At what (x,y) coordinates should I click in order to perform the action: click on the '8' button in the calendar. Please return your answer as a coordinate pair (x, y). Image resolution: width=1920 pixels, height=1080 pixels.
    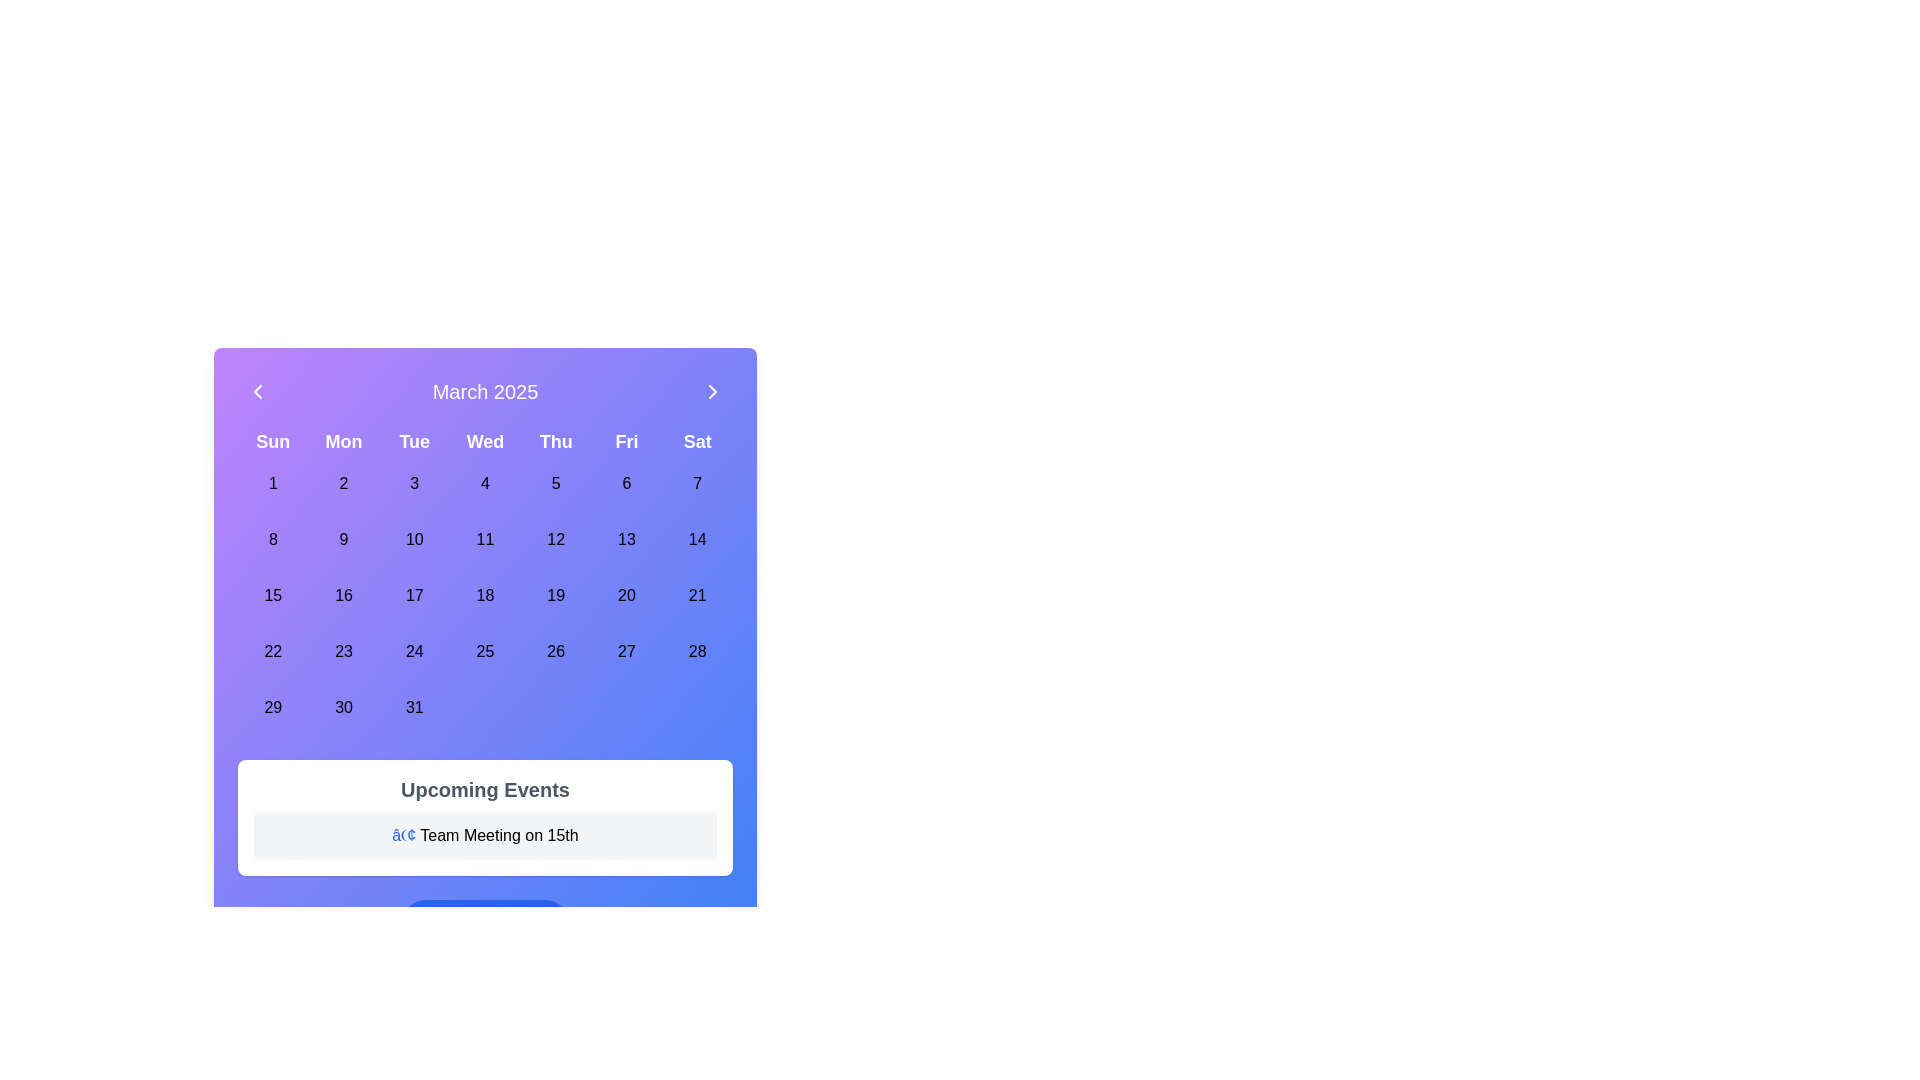
    Looking at the image, I should click on (272, 540).